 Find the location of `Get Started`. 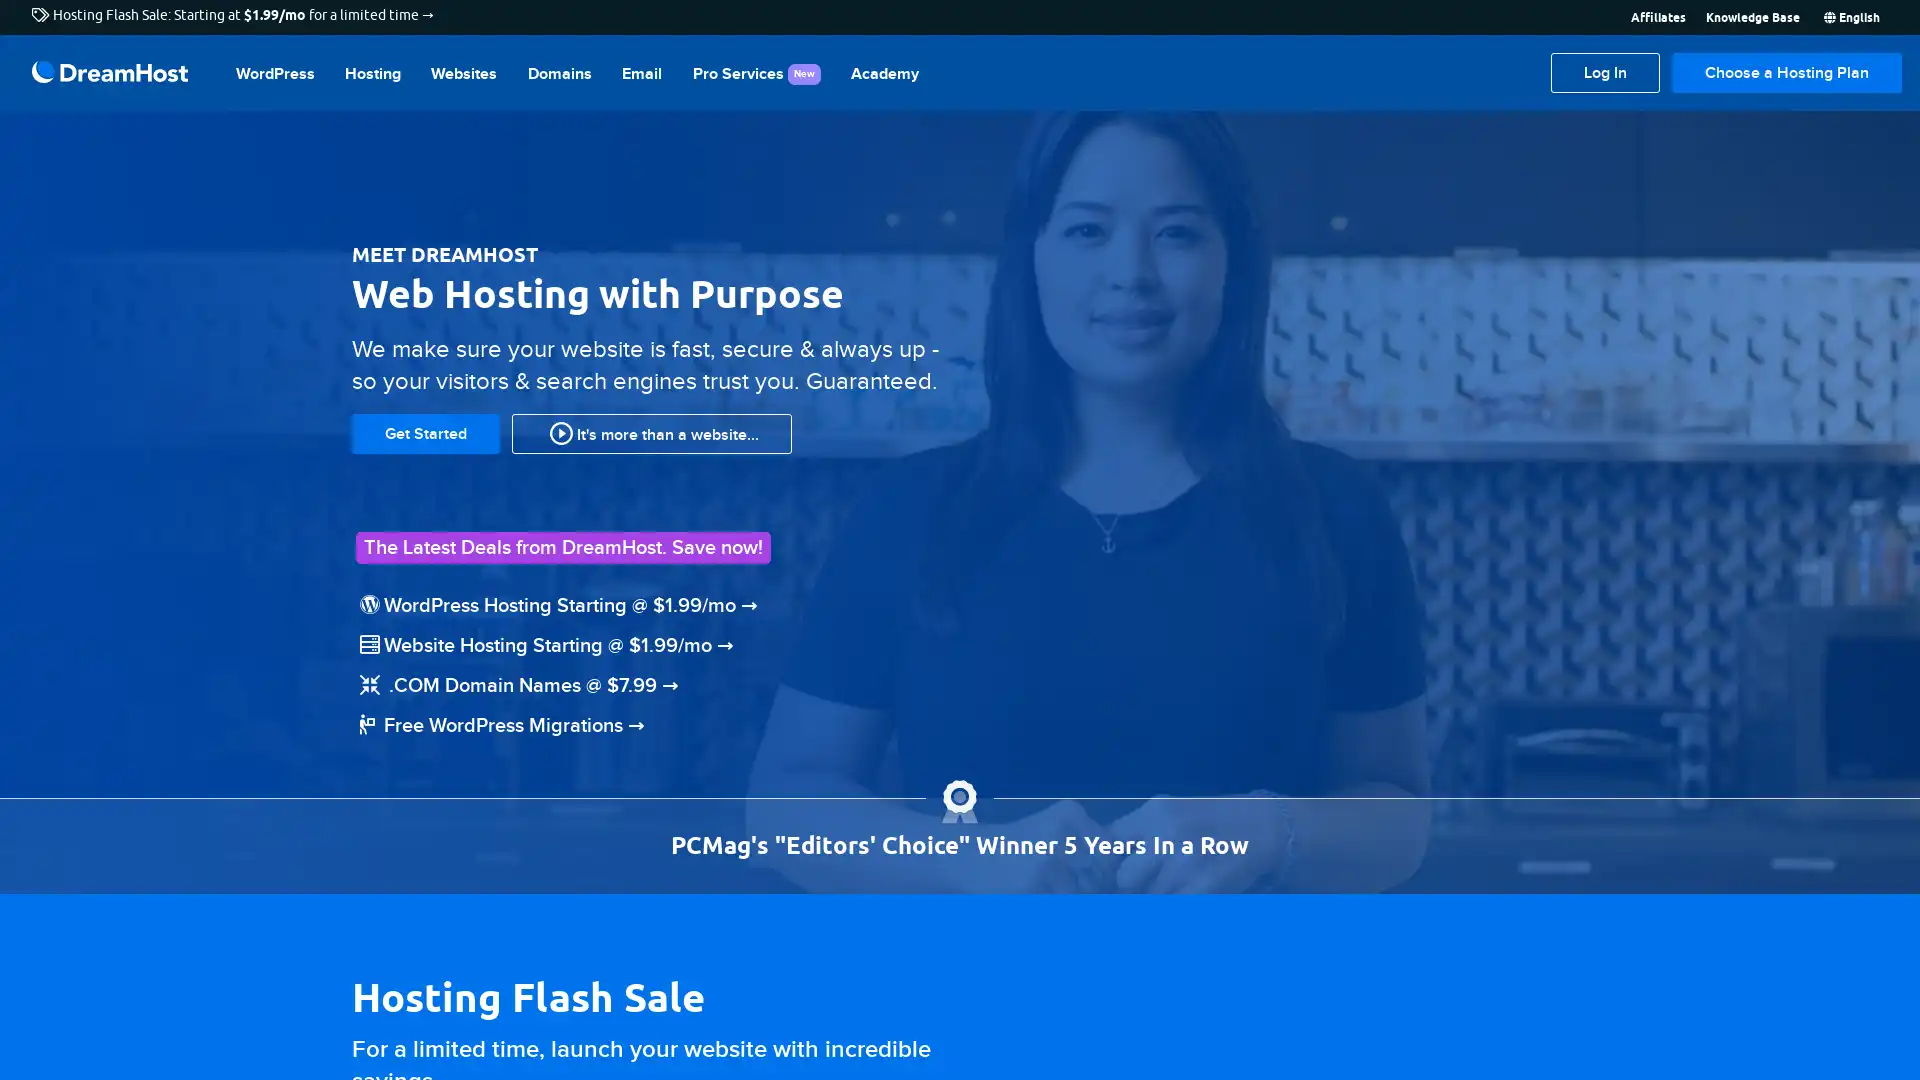

Get Started is located at coordinates (425, 431).